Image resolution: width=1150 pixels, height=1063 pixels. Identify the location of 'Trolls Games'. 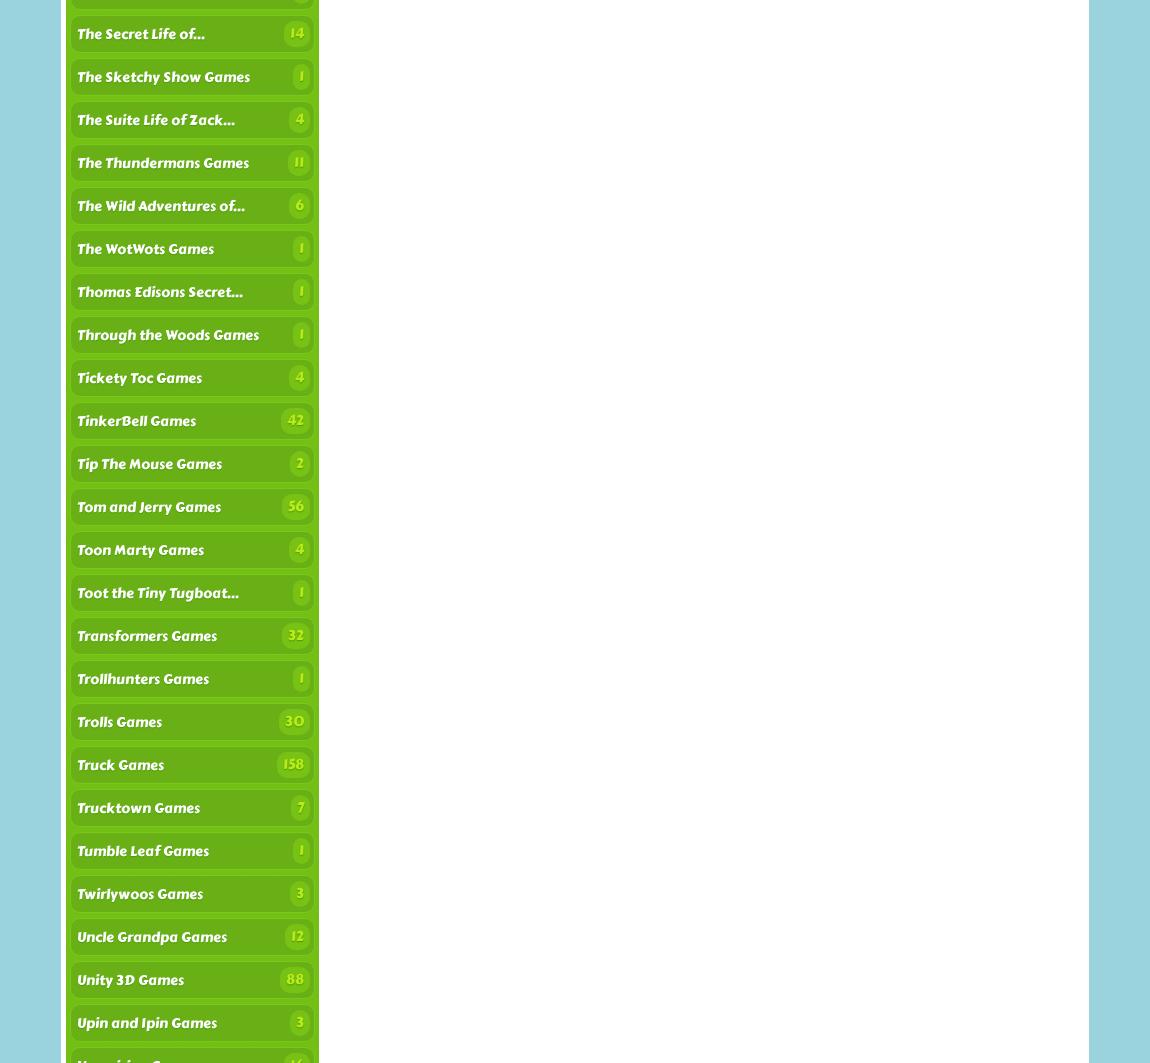
(76, 721).